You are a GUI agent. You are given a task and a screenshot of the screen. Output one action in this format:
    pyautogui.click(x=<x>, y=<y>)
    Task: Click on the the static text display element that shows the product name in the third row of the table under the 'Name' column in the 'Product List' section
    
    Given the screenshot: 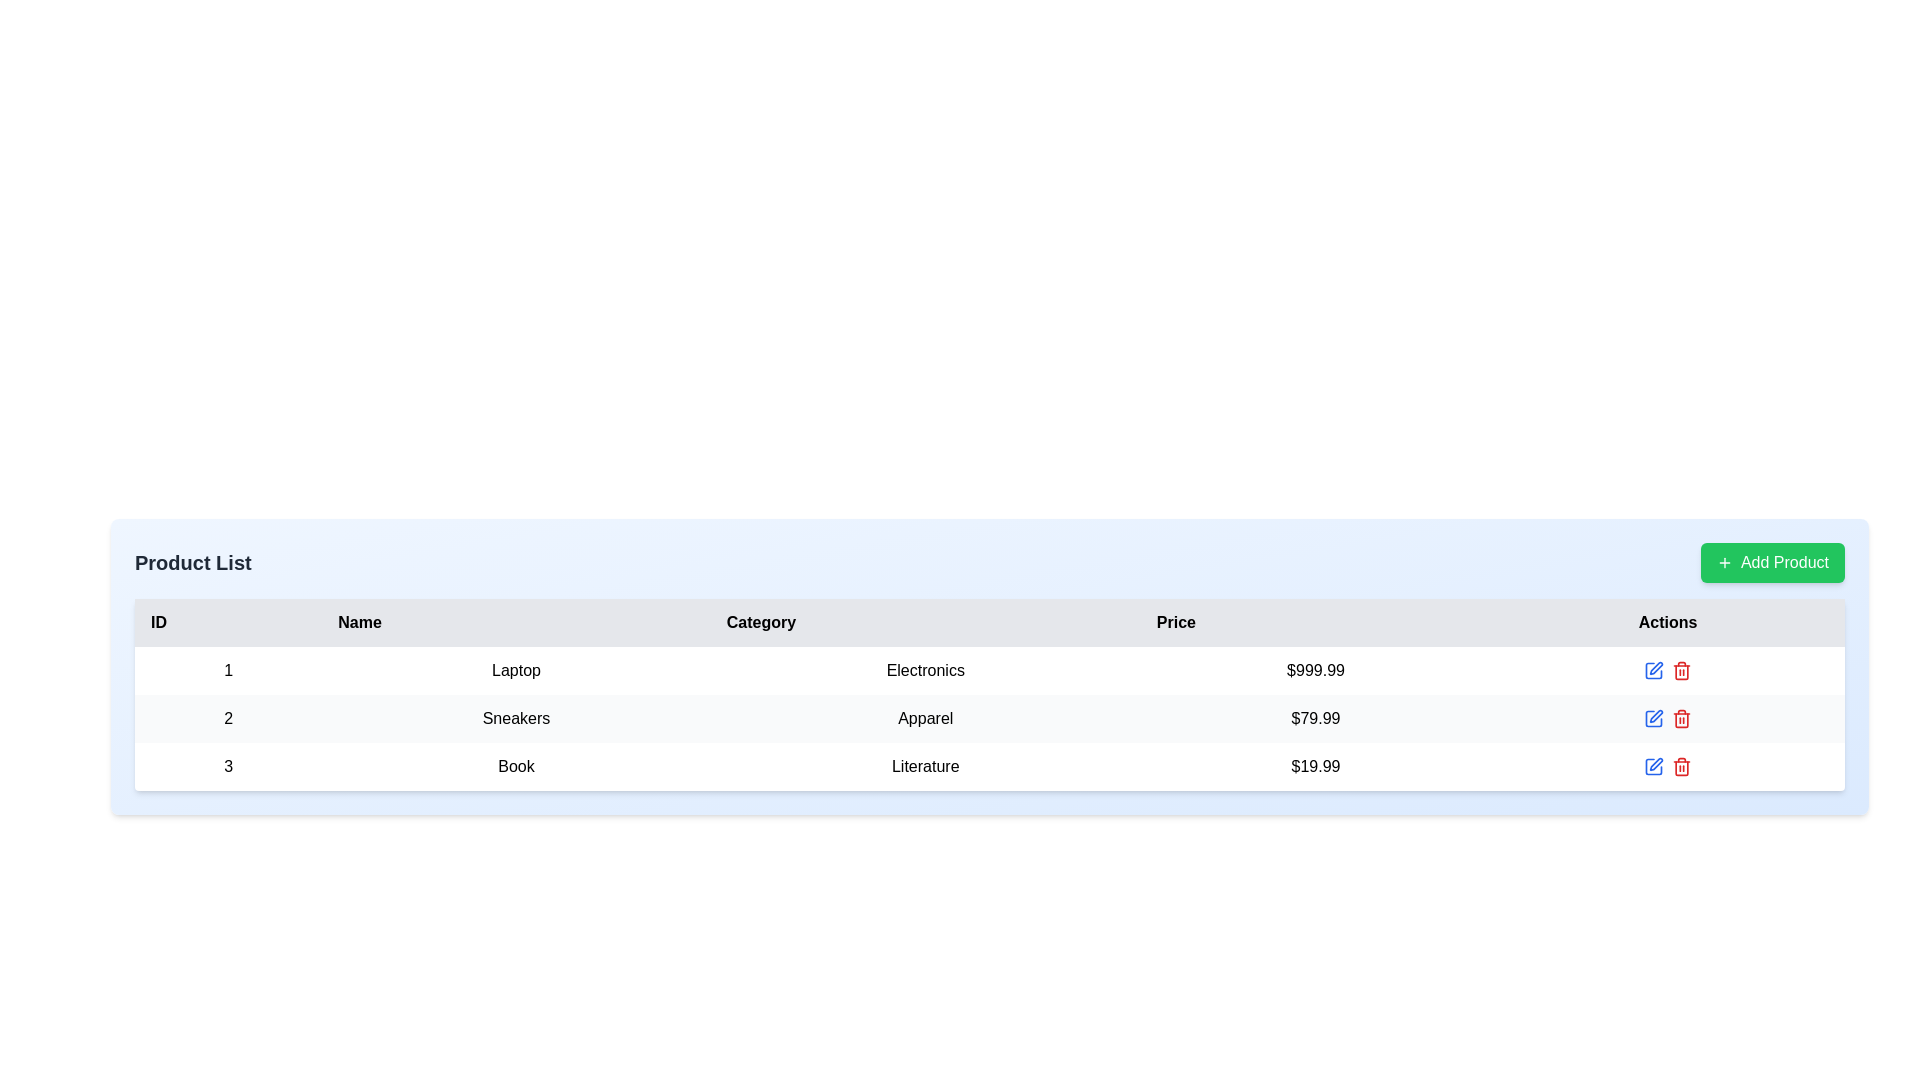 What is the action you would take?
    pyautogui.click(x=516, y=766)
    